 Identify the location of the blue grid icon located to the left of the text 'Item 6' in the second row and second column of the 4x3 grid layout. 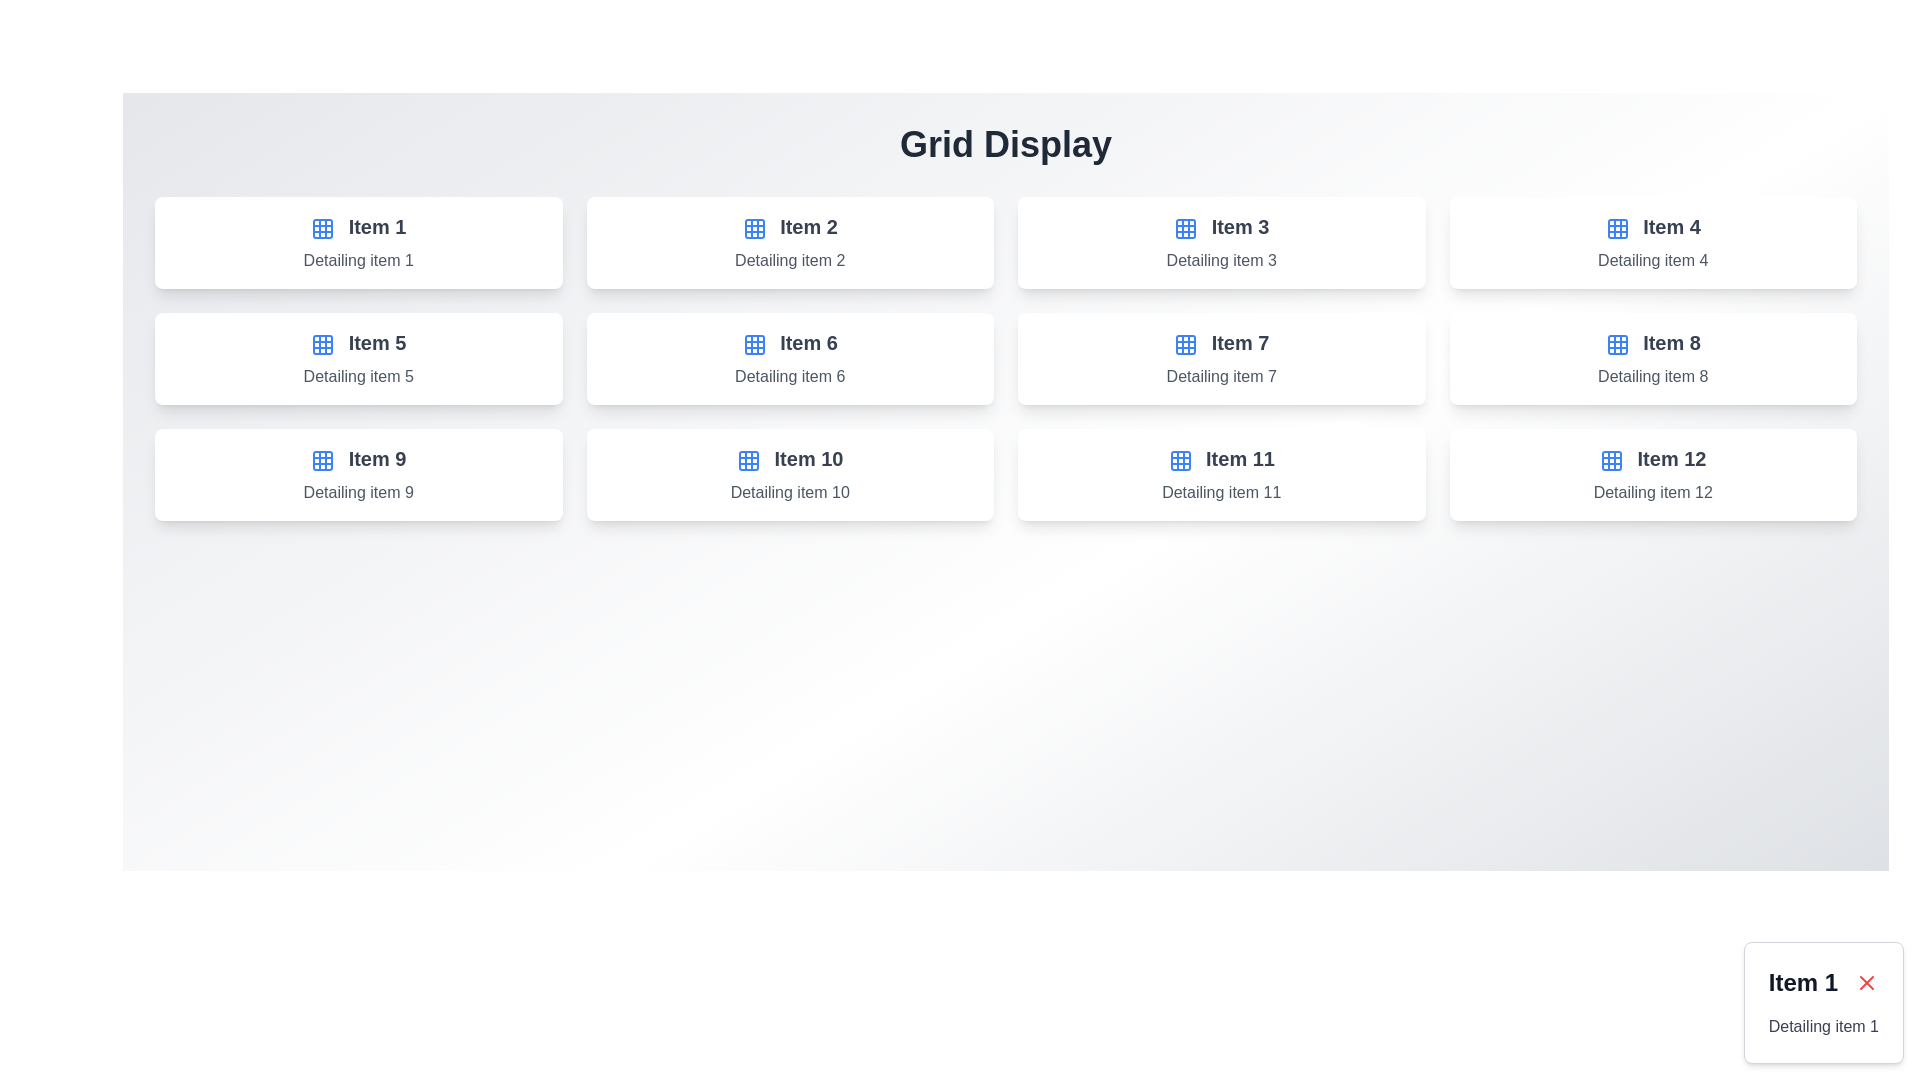
(753, 343).